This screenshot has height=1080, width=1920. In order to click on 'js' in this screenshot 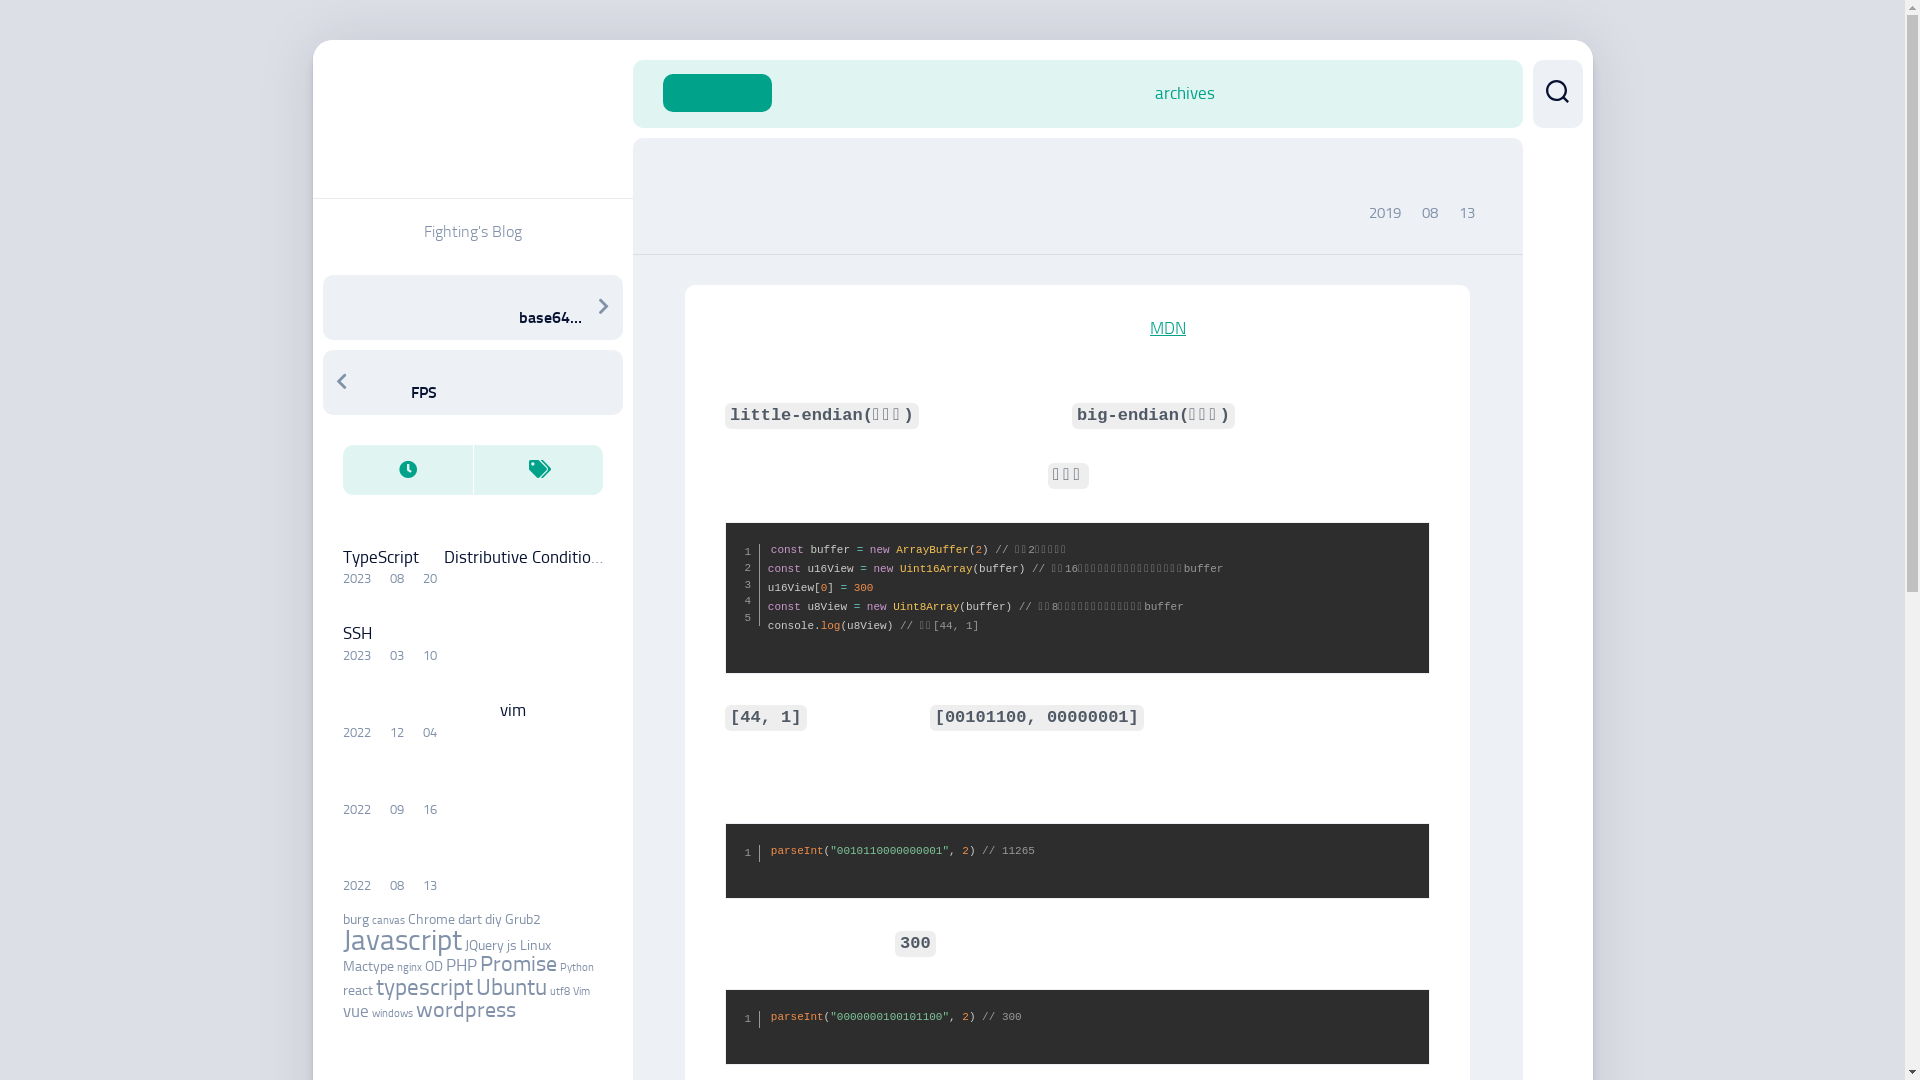, I will do `click(510, 945)`.